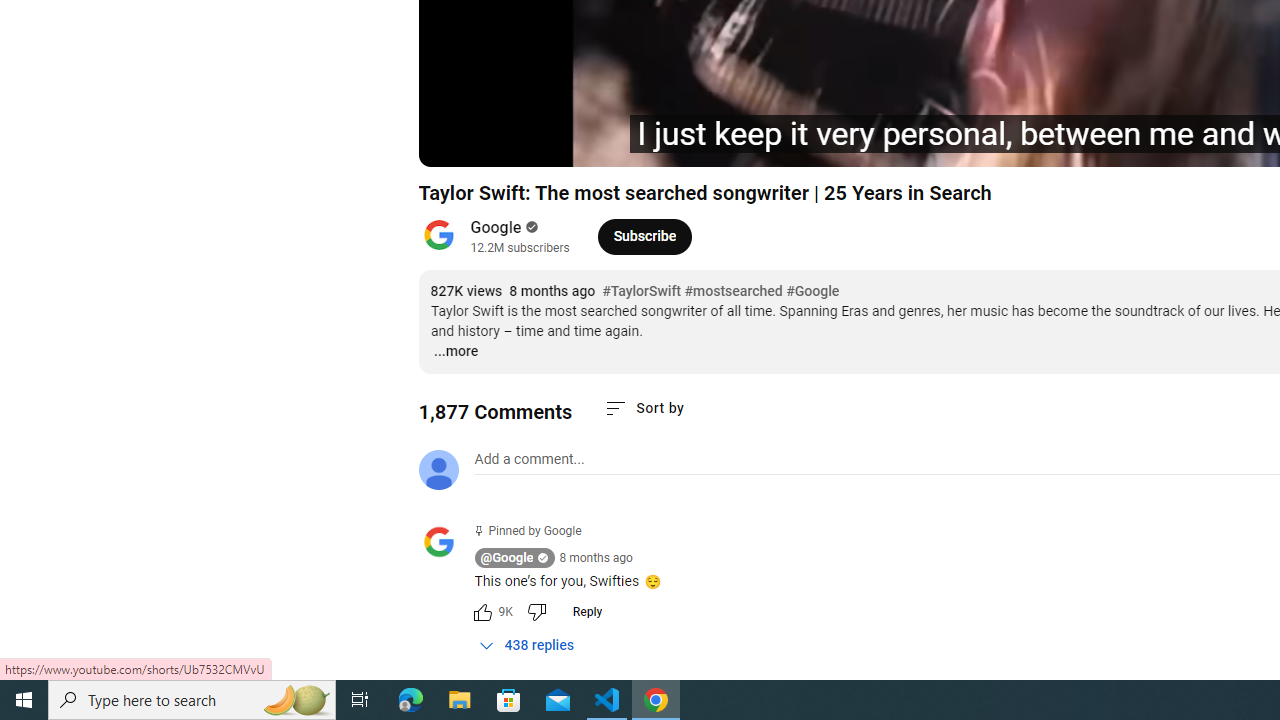  Describe the element at coordinates (812, 291) in the screenshot. I see `'#Google'` at that location.